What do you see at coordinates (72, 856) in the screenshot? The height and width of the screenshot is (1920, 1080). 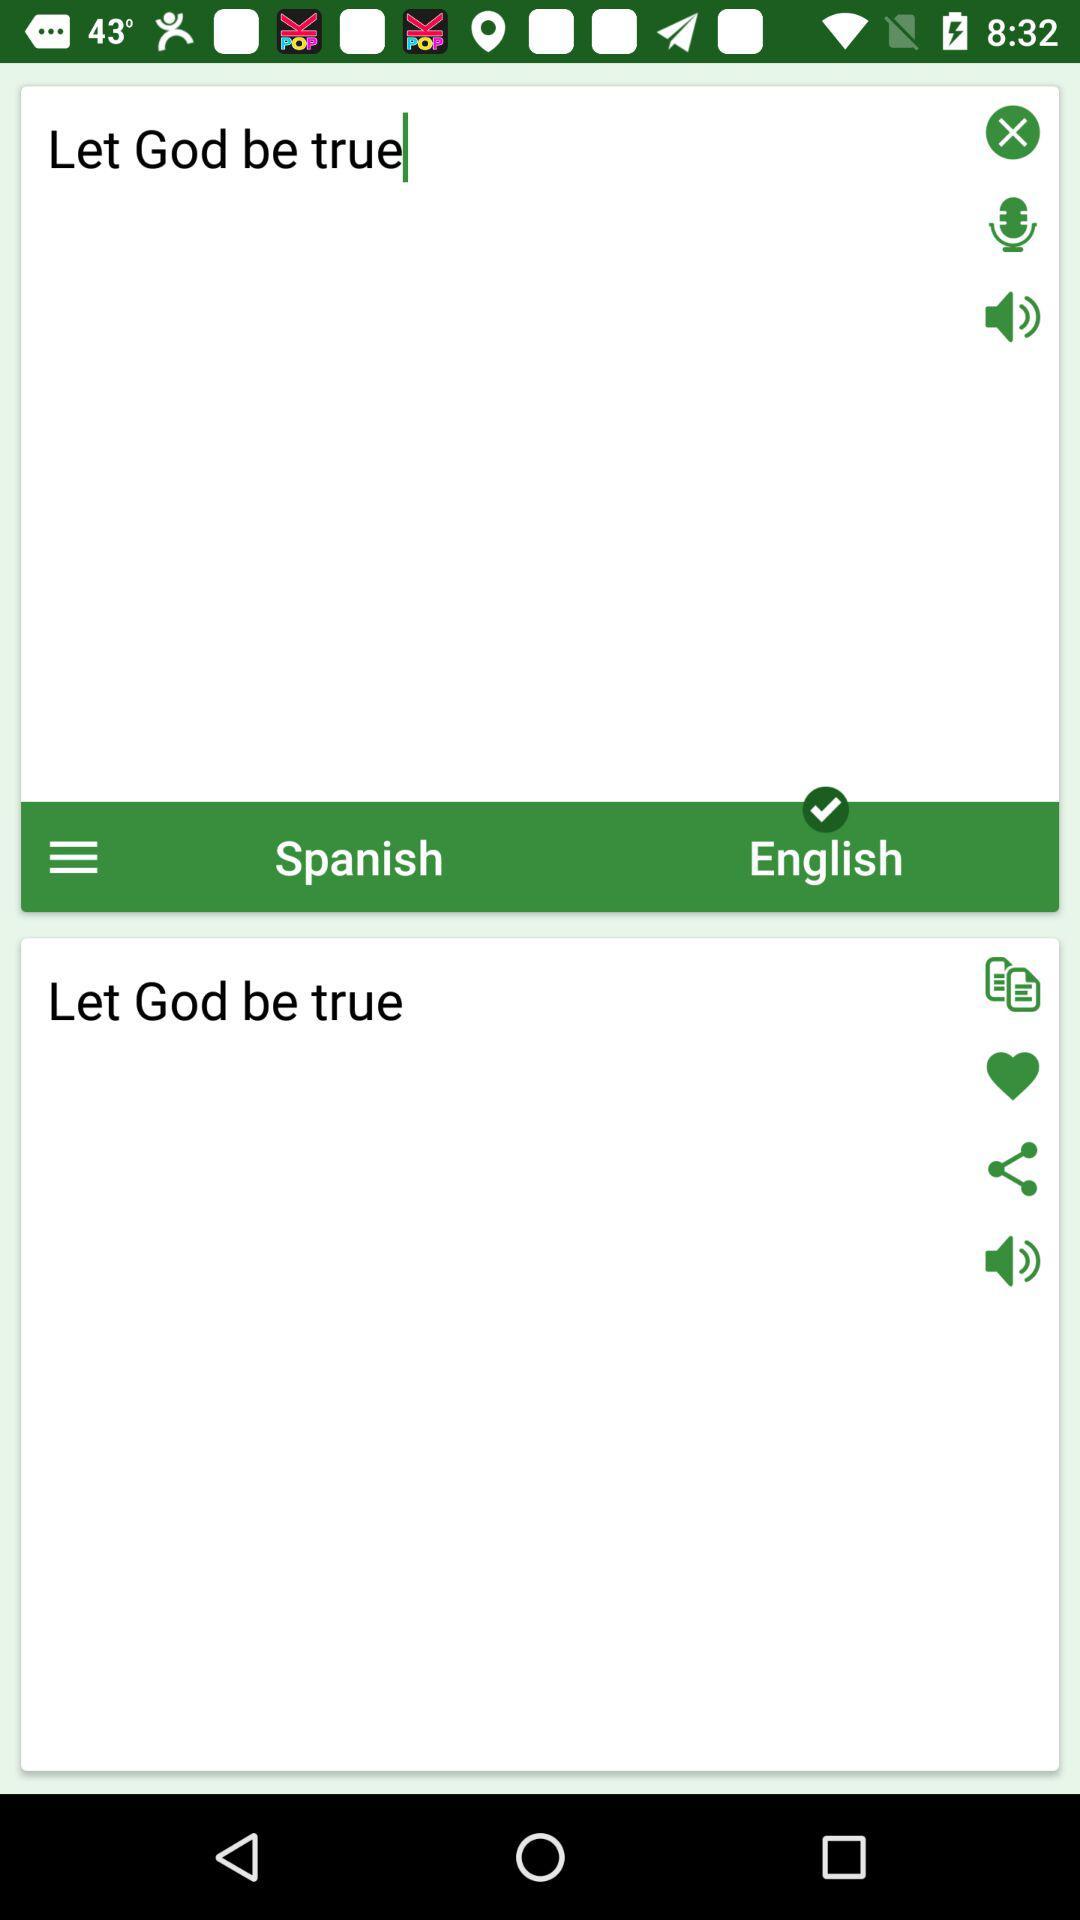 I see `the icon below let god be item` at bounding box center [72, 856].